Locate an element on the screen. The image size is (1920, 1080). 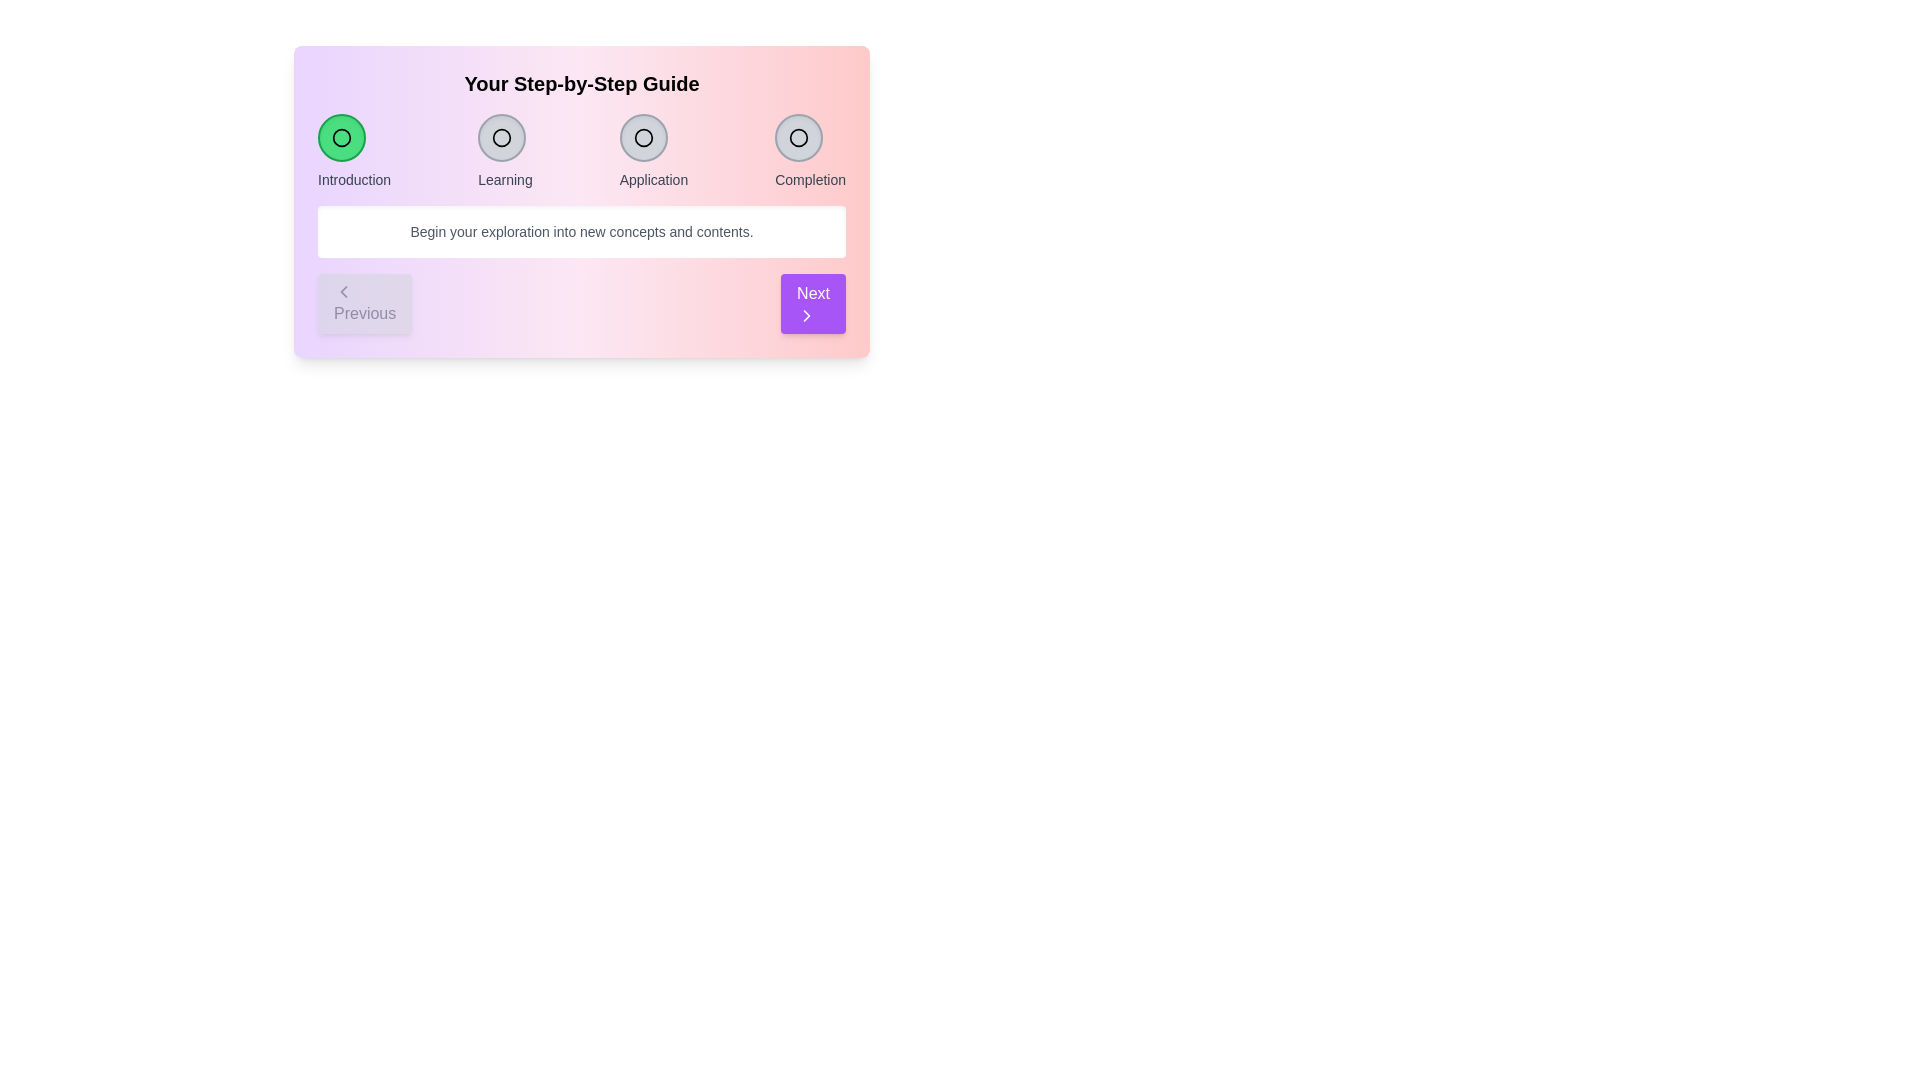
the SVG vector circle that represents the completion step indicator, which is the third circle in the sequence of step navigation indicators located towards the top right of the interface is located at coordinates (798, 137).